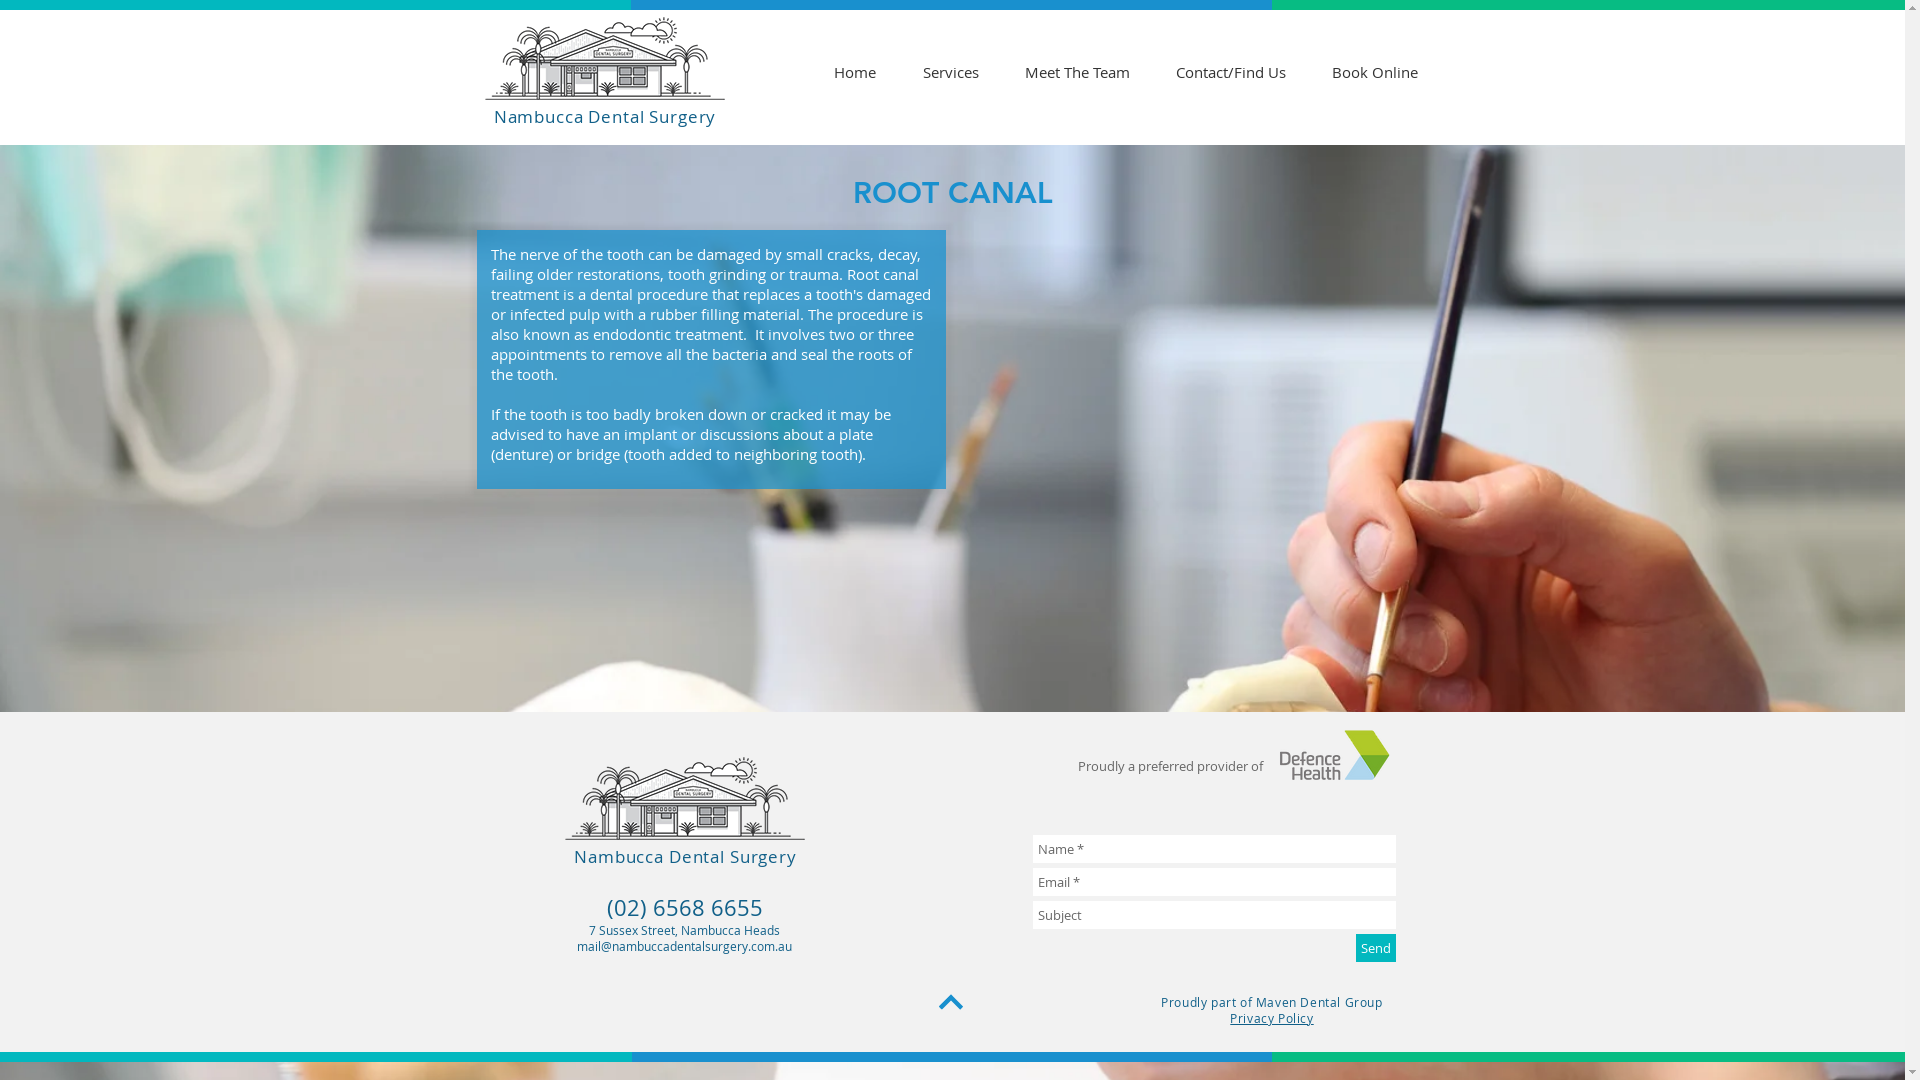 This screenshot has height=1080, width=1920. Describe the element at coordinates (1228, 1018) in the screenshot. I see `'Privacy Policy'` at that location.